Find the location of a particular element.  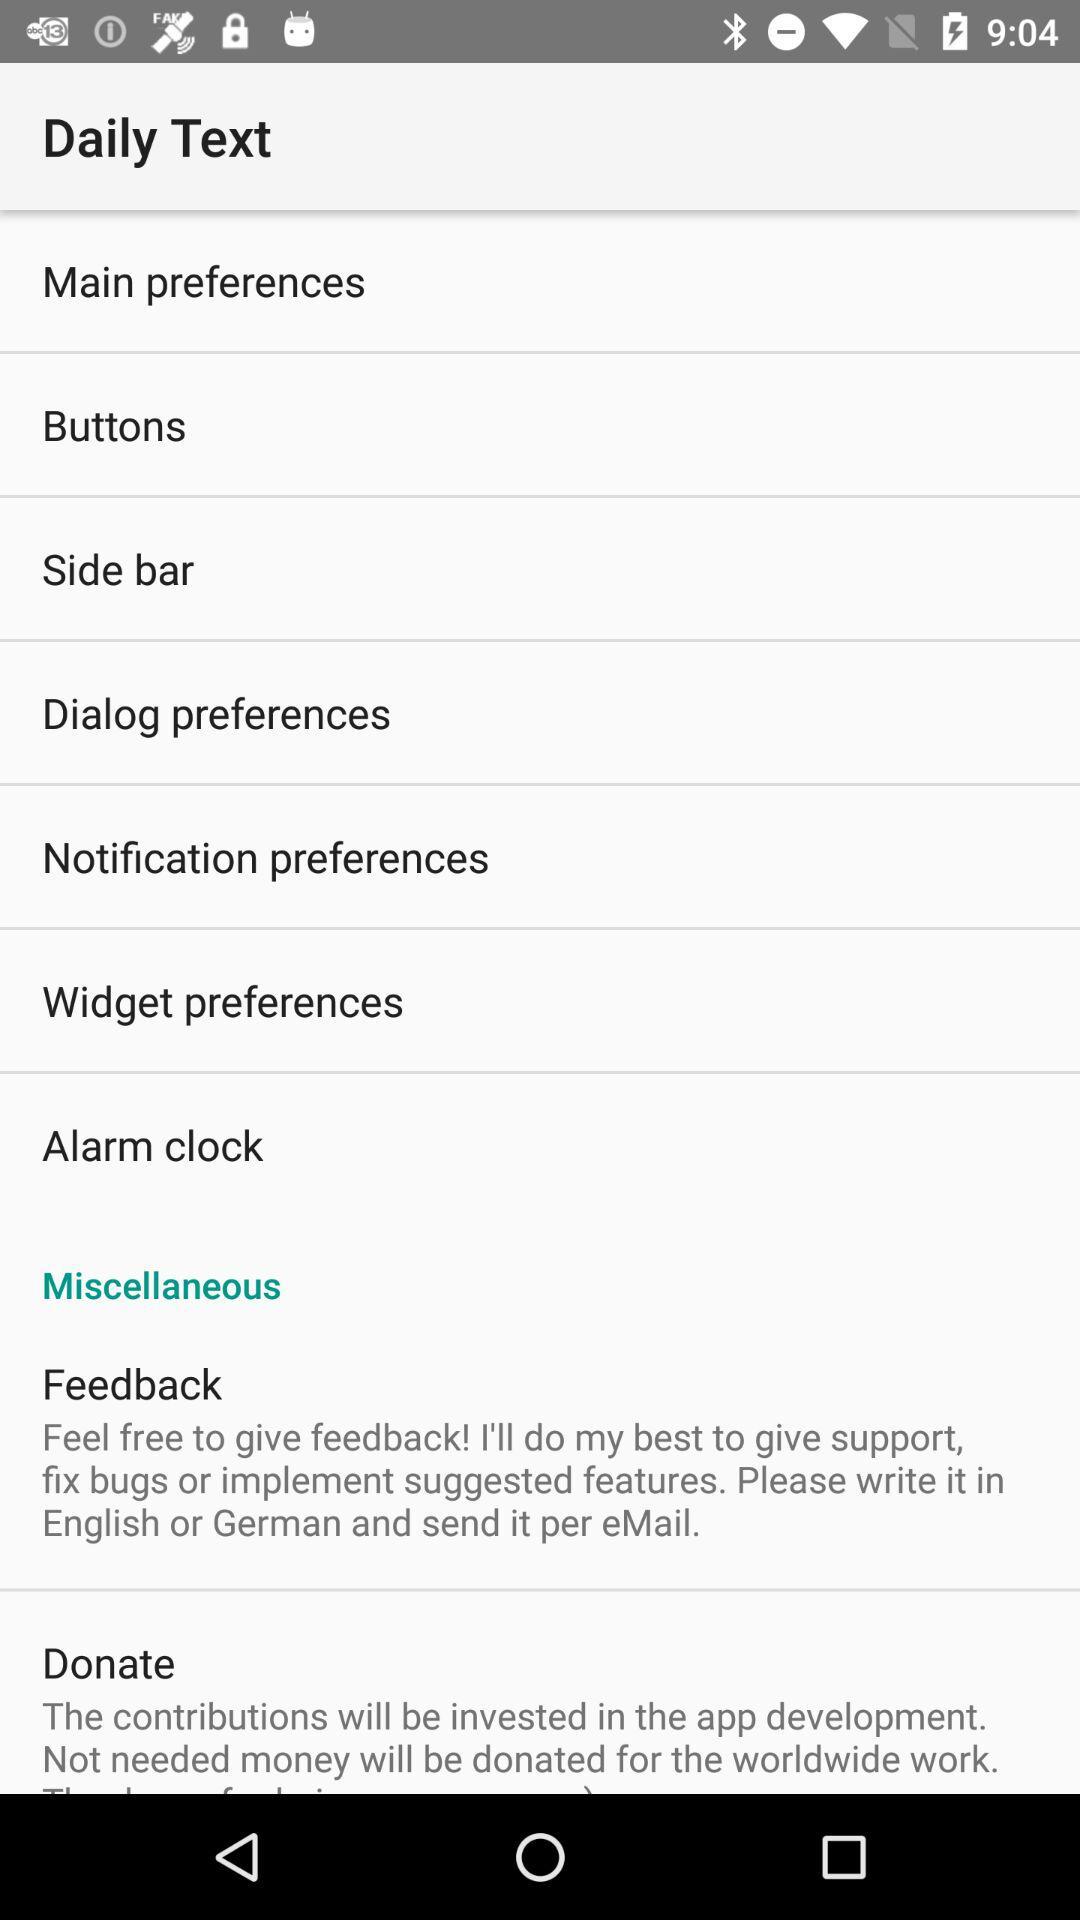

item below daily text is located at coordinates (204, 279).